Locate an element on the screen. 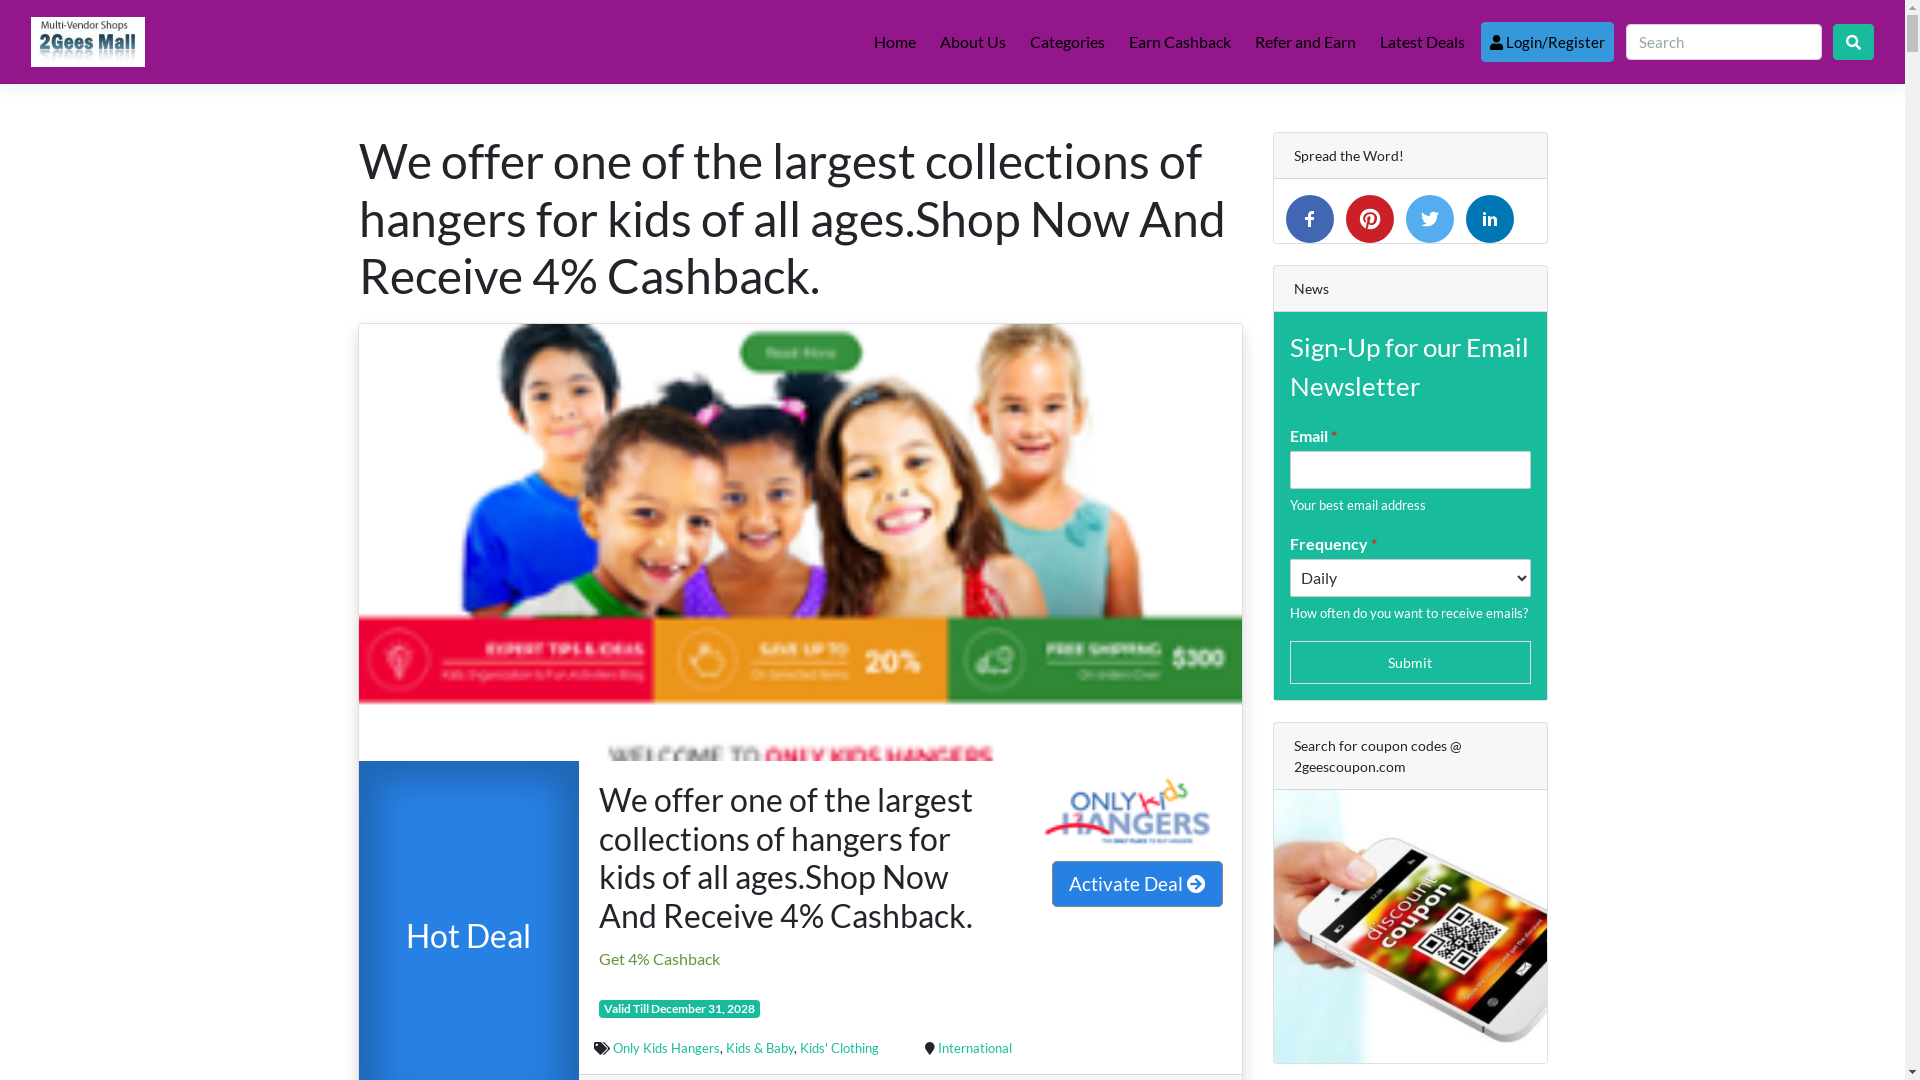  'Latest Deals' is located at coordinates (1421, 42).